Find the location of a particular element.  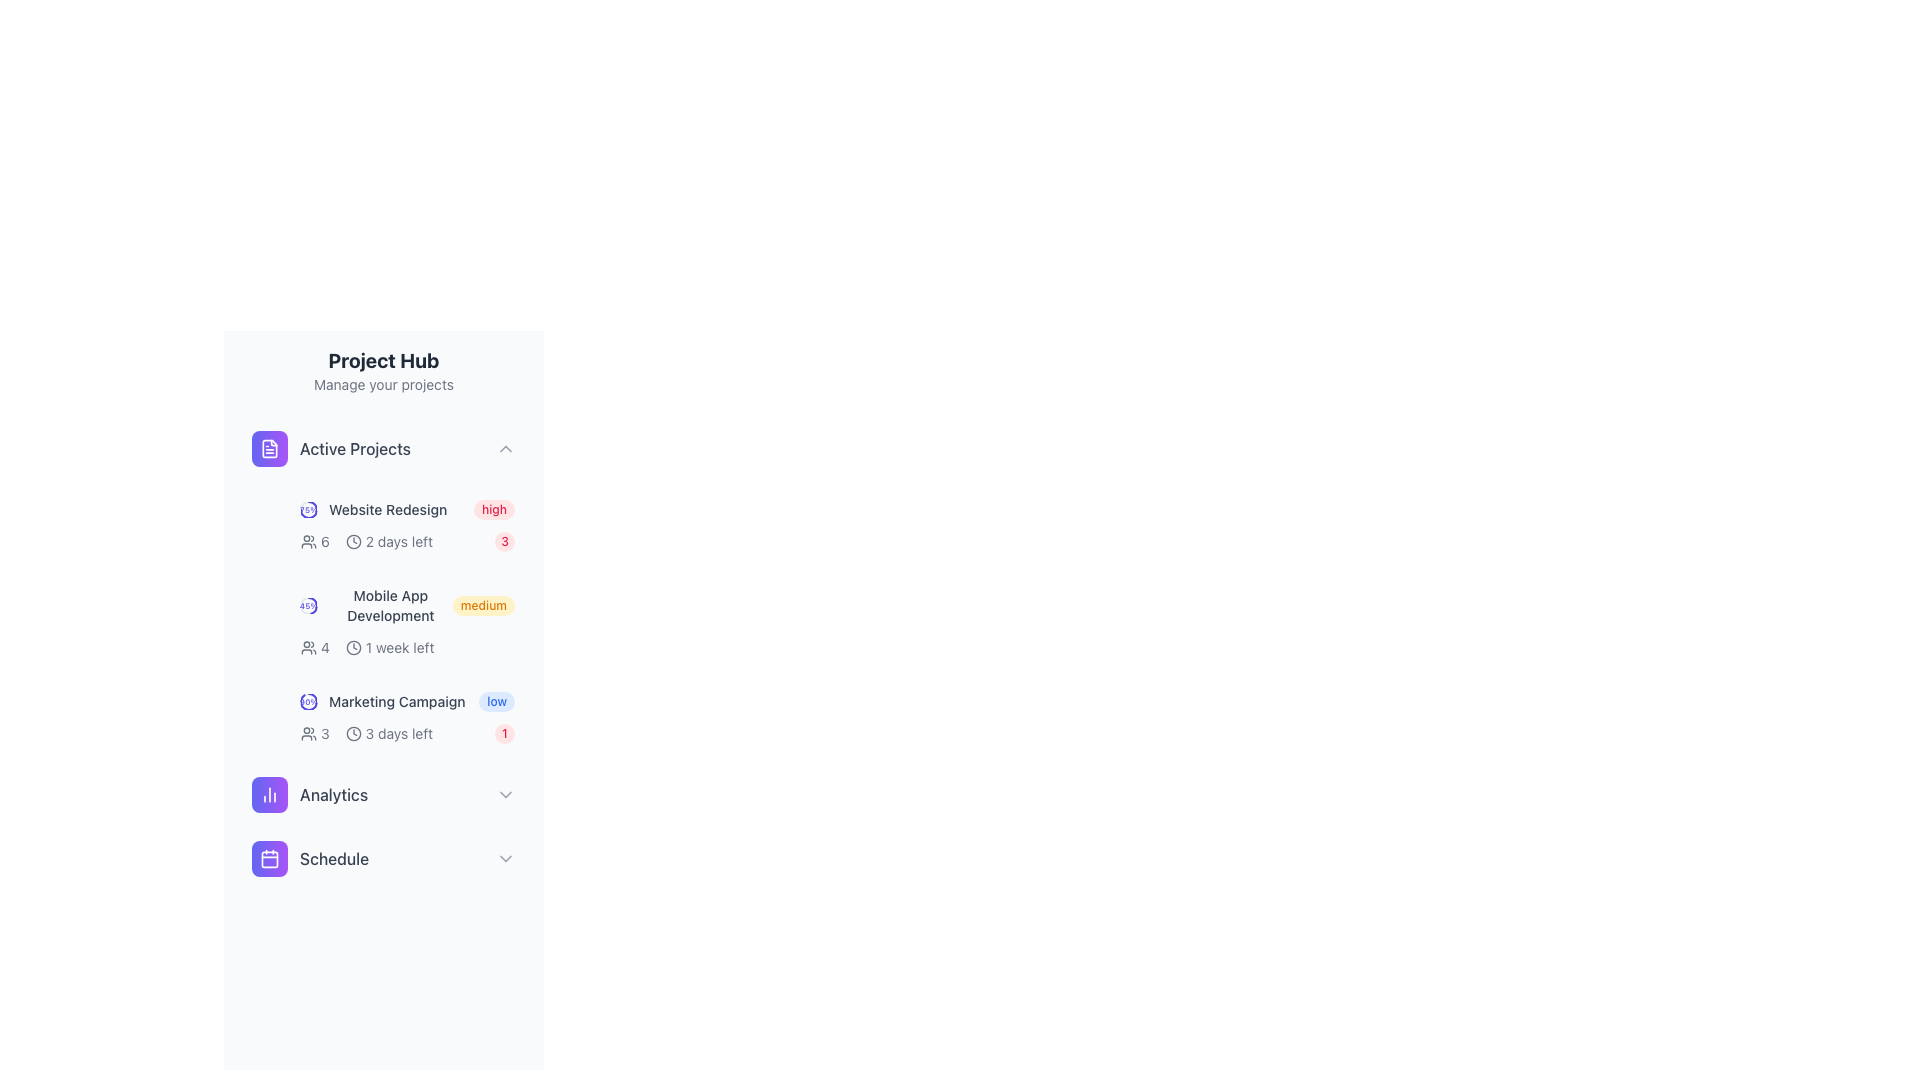

the icon with a gradient background transitioning from indigo to purple, which contains a white document icon, located near the top-left corner of the 'Active Projects' section is located at coordinates (268, 447).